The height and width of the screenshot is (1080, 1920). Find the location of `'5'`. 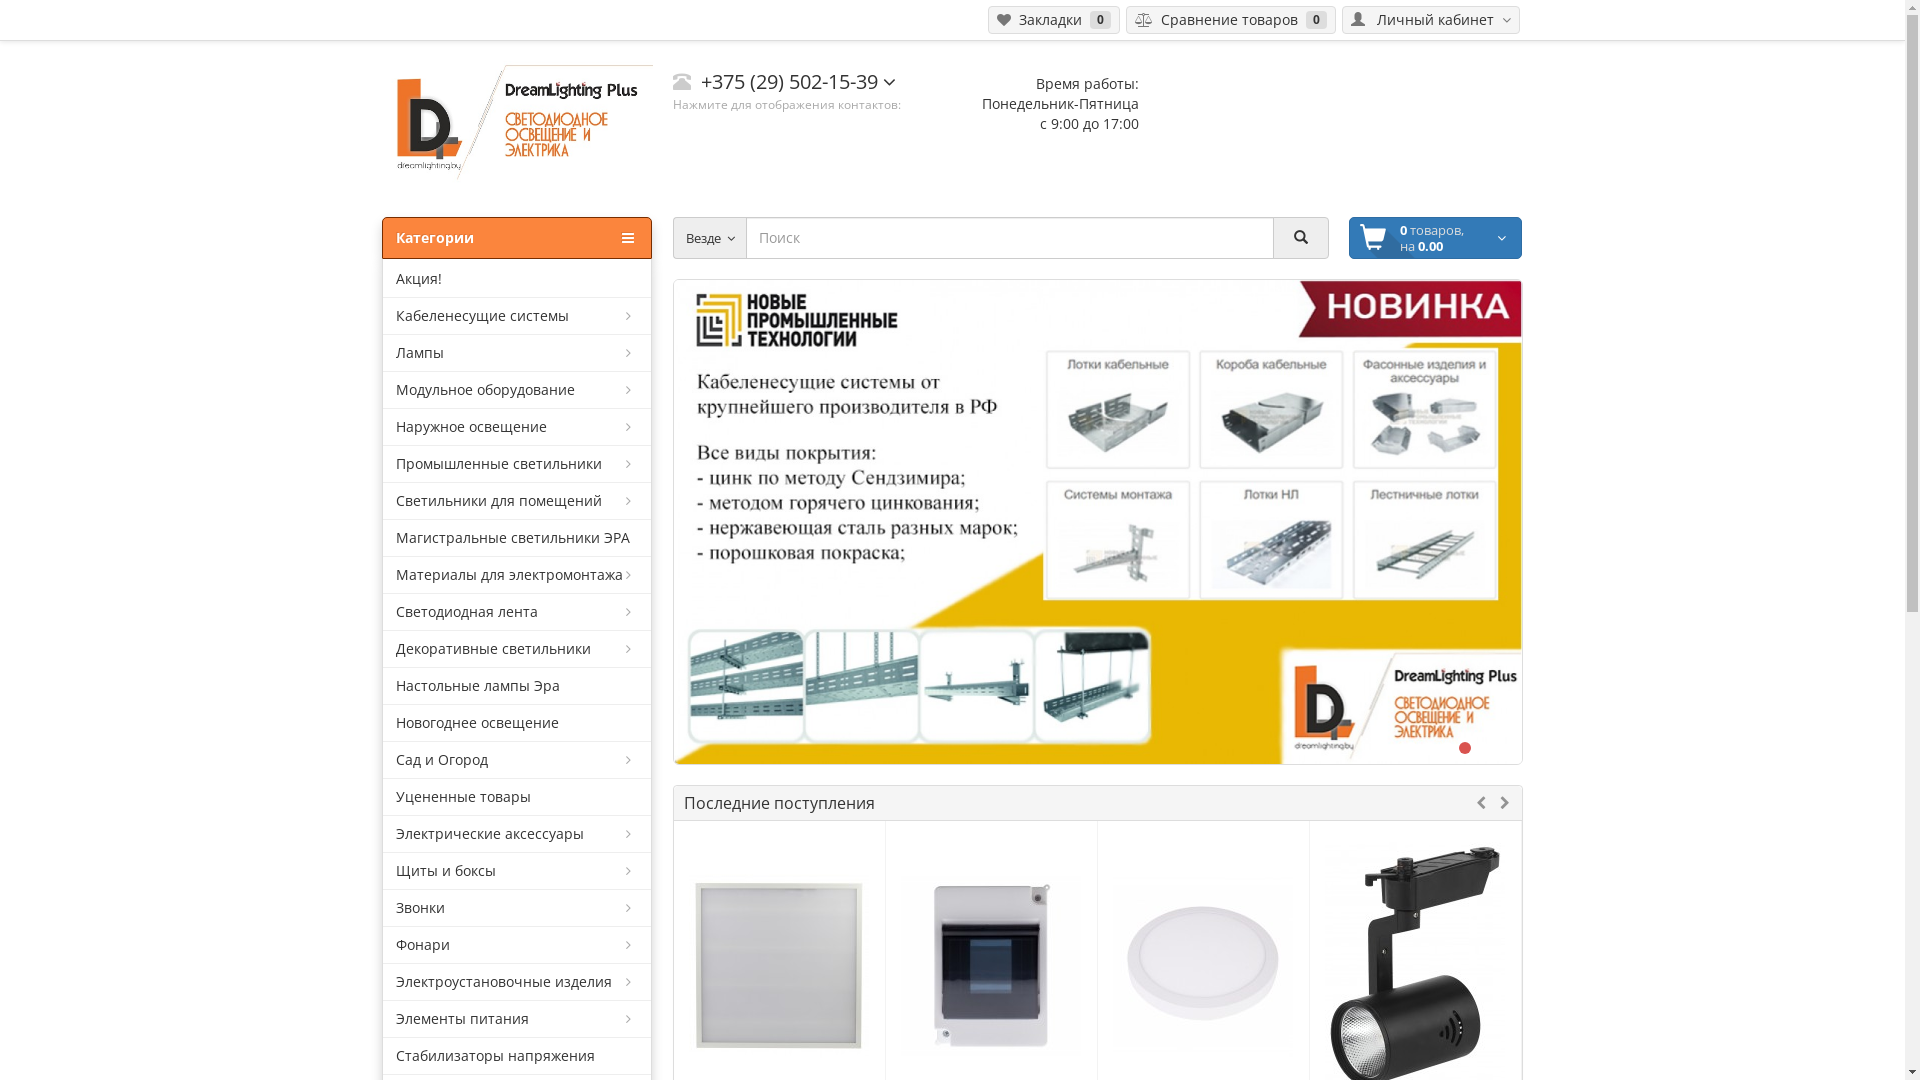

'5' is located at coordinates (1482, 748).